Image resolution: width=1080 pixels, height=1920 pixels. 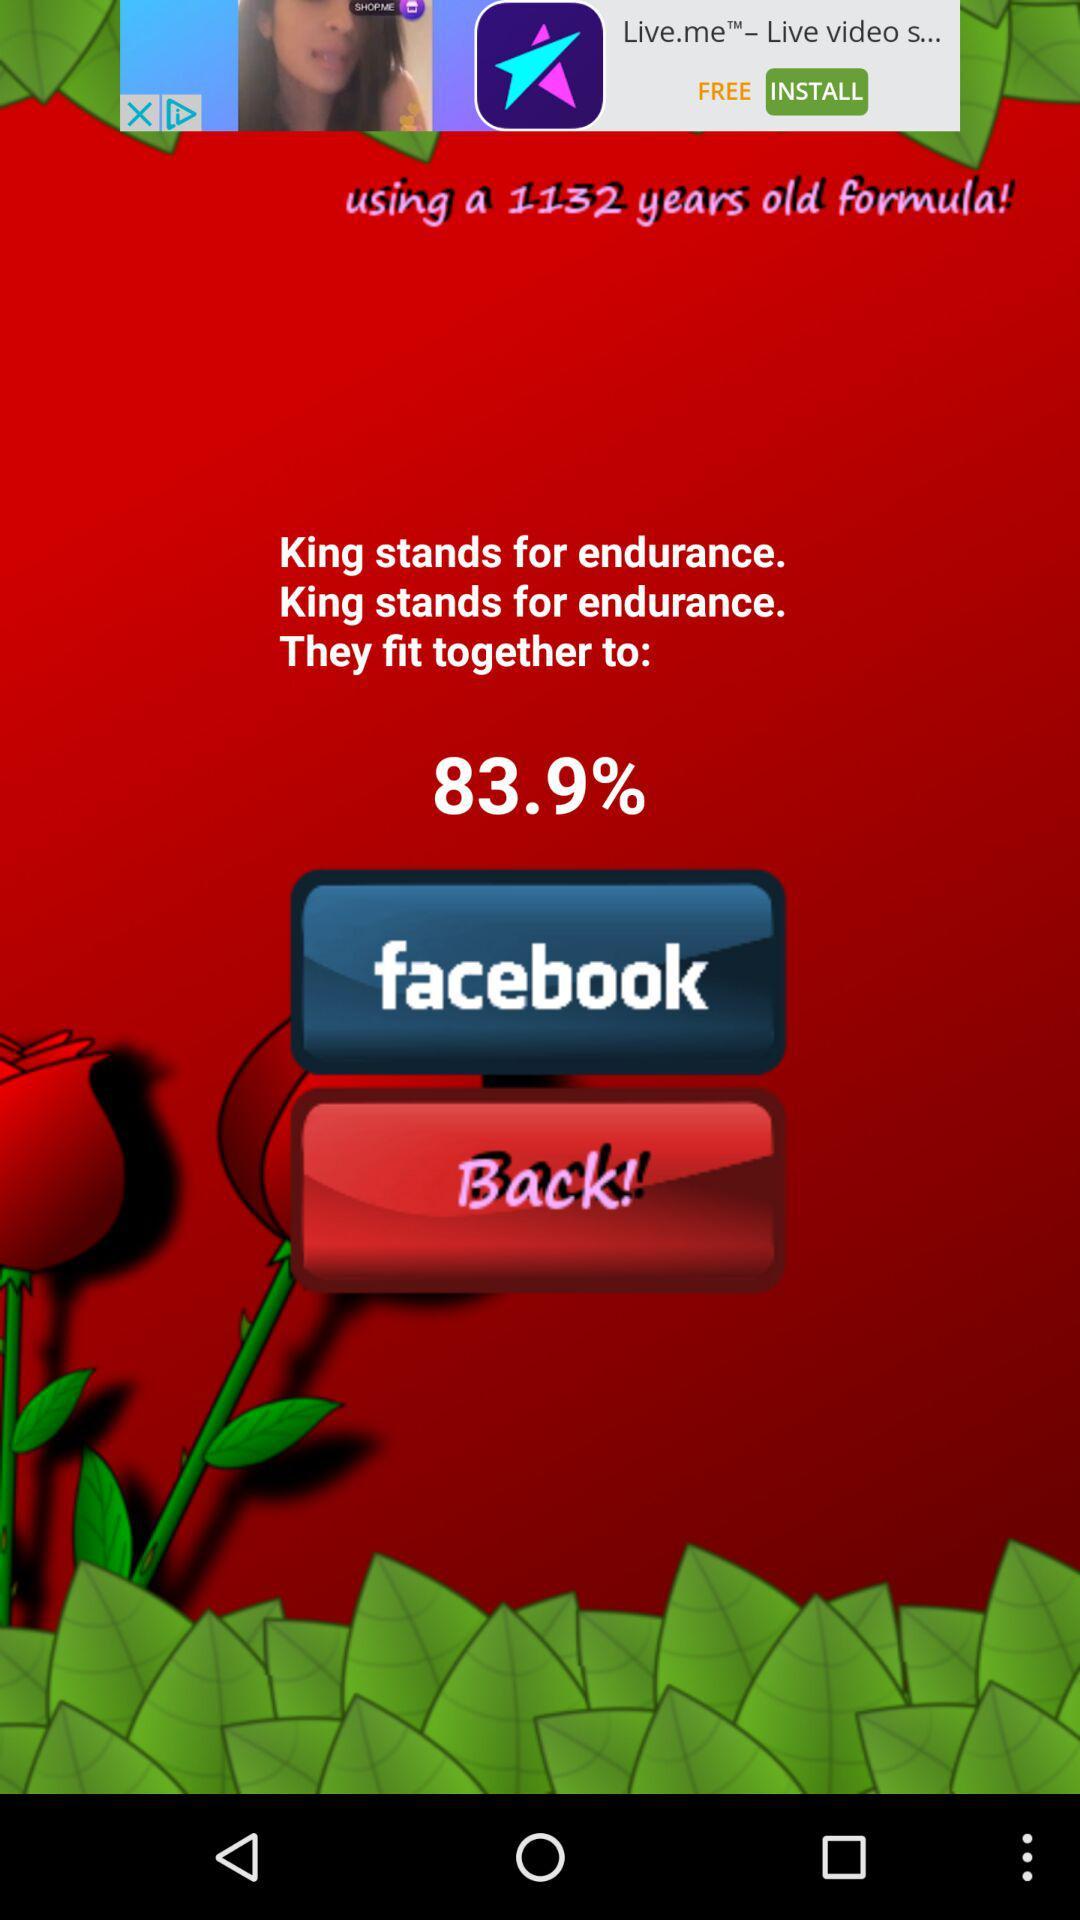 What do you see at coordinates (538, 970) in the screenshot?
I see `facebook` at bounding box center [538, 970].